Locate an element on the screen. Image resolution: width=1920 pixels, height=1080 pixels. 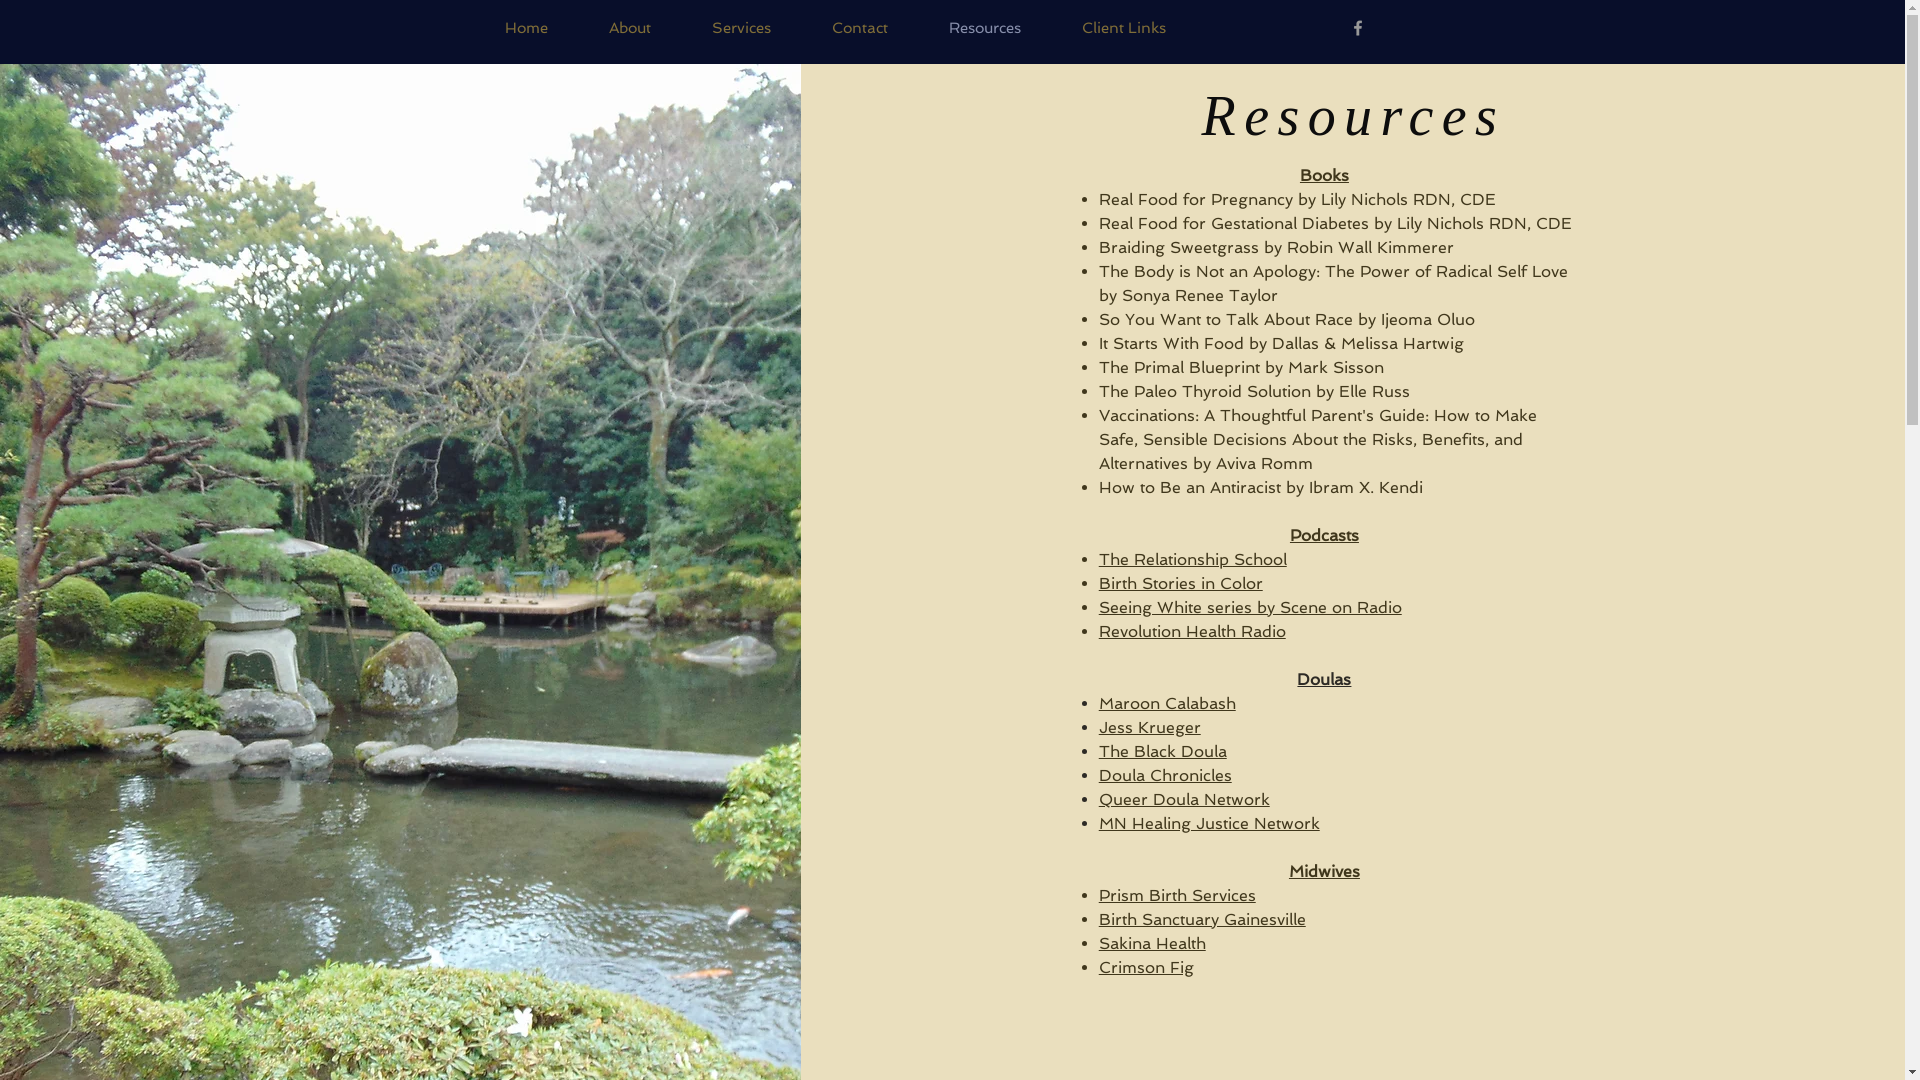
'Resources' is located at coordinates (984, 27).